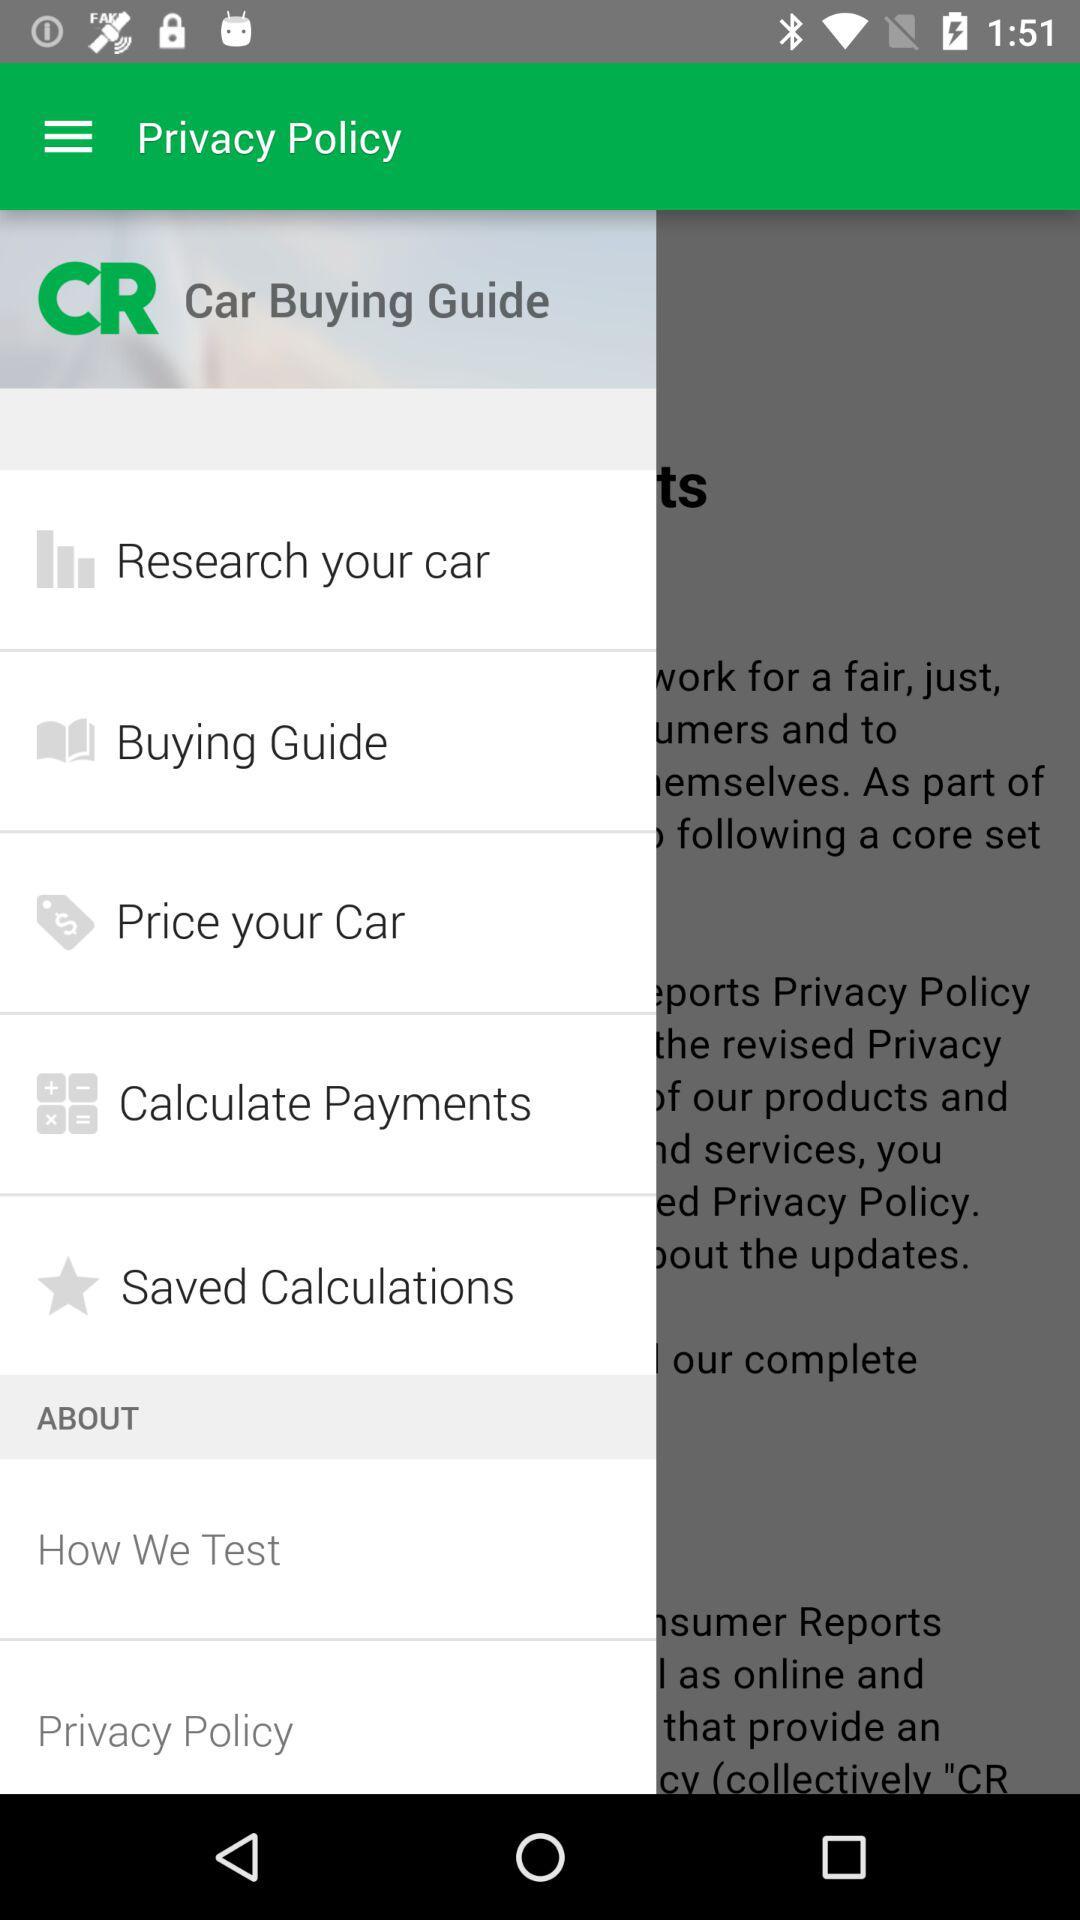 This screenshot has height=1920, width=1080. Describe the element at coordinates (67, 135) in the screenshot. I see `menu options` at that location.